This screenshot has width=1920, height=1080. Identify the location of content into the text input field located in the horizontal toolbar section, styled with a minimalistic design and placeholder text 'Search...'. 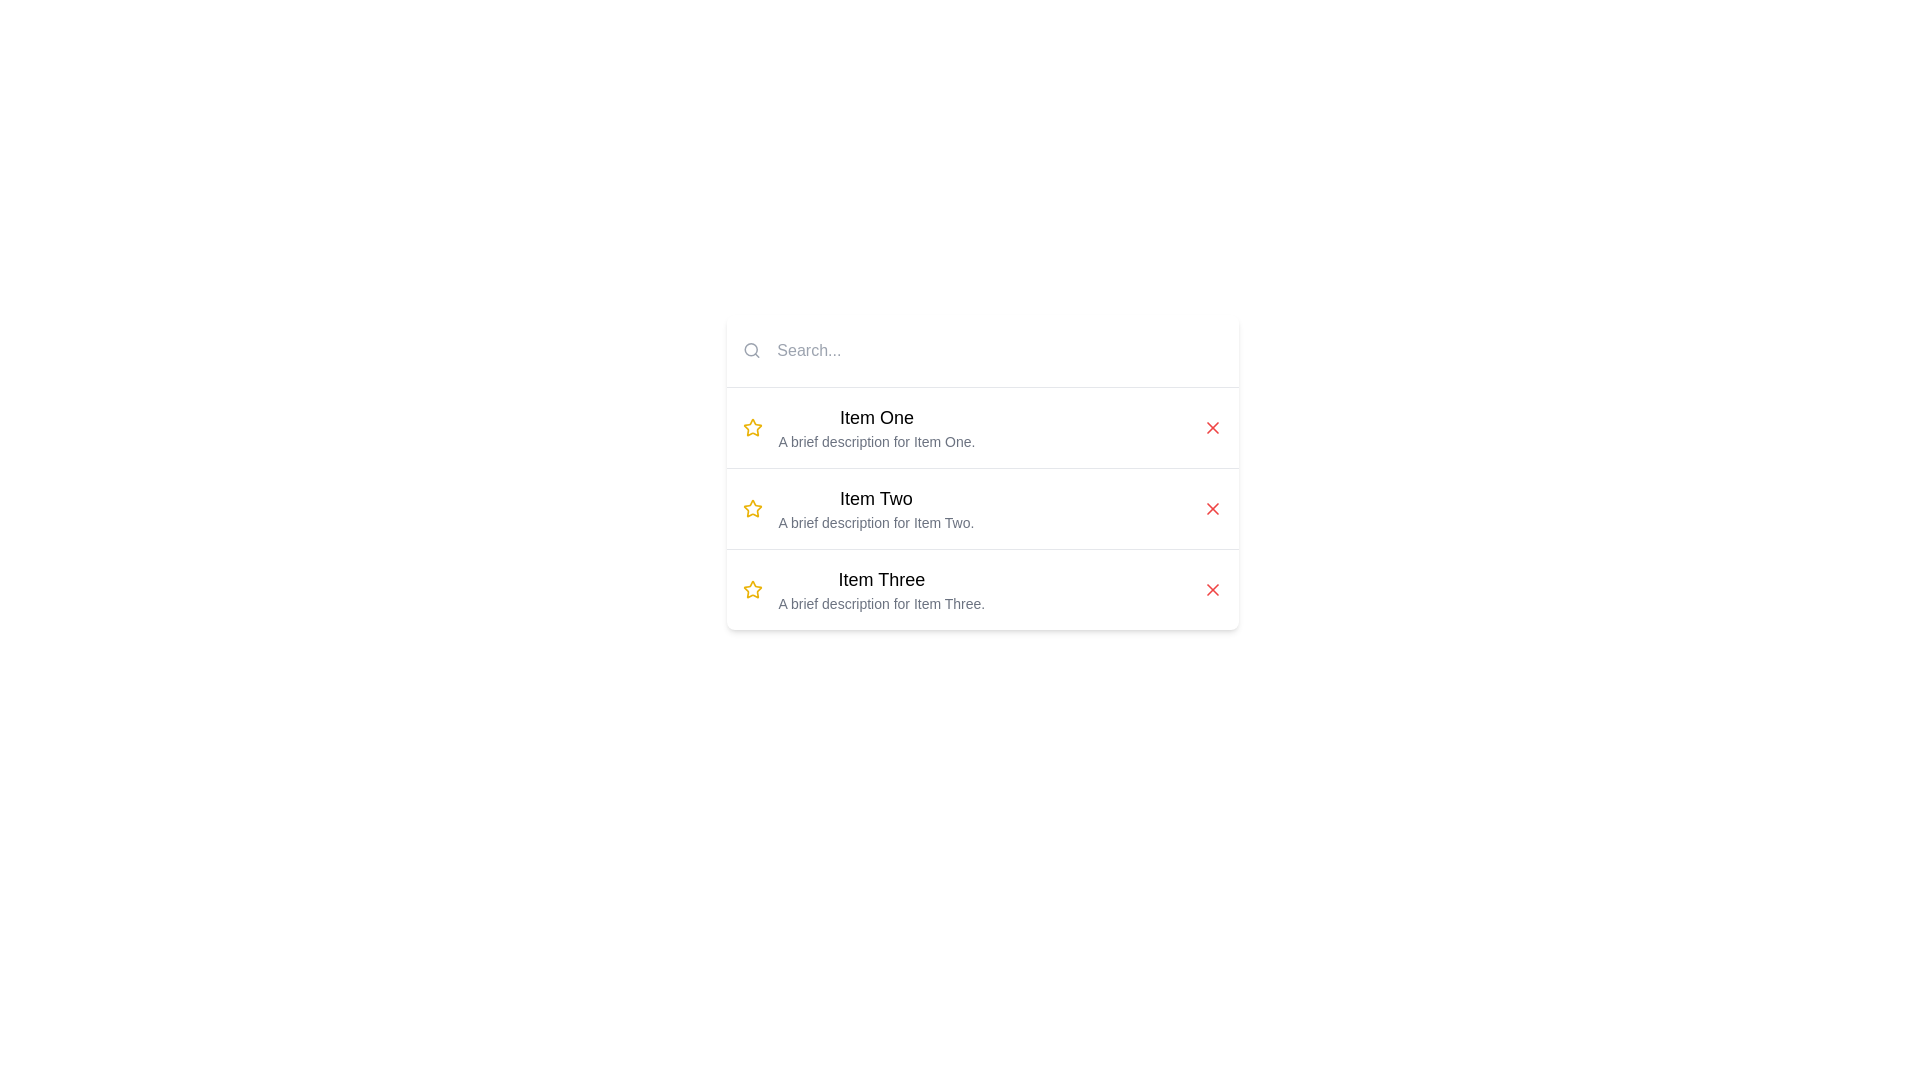
(995, 350).